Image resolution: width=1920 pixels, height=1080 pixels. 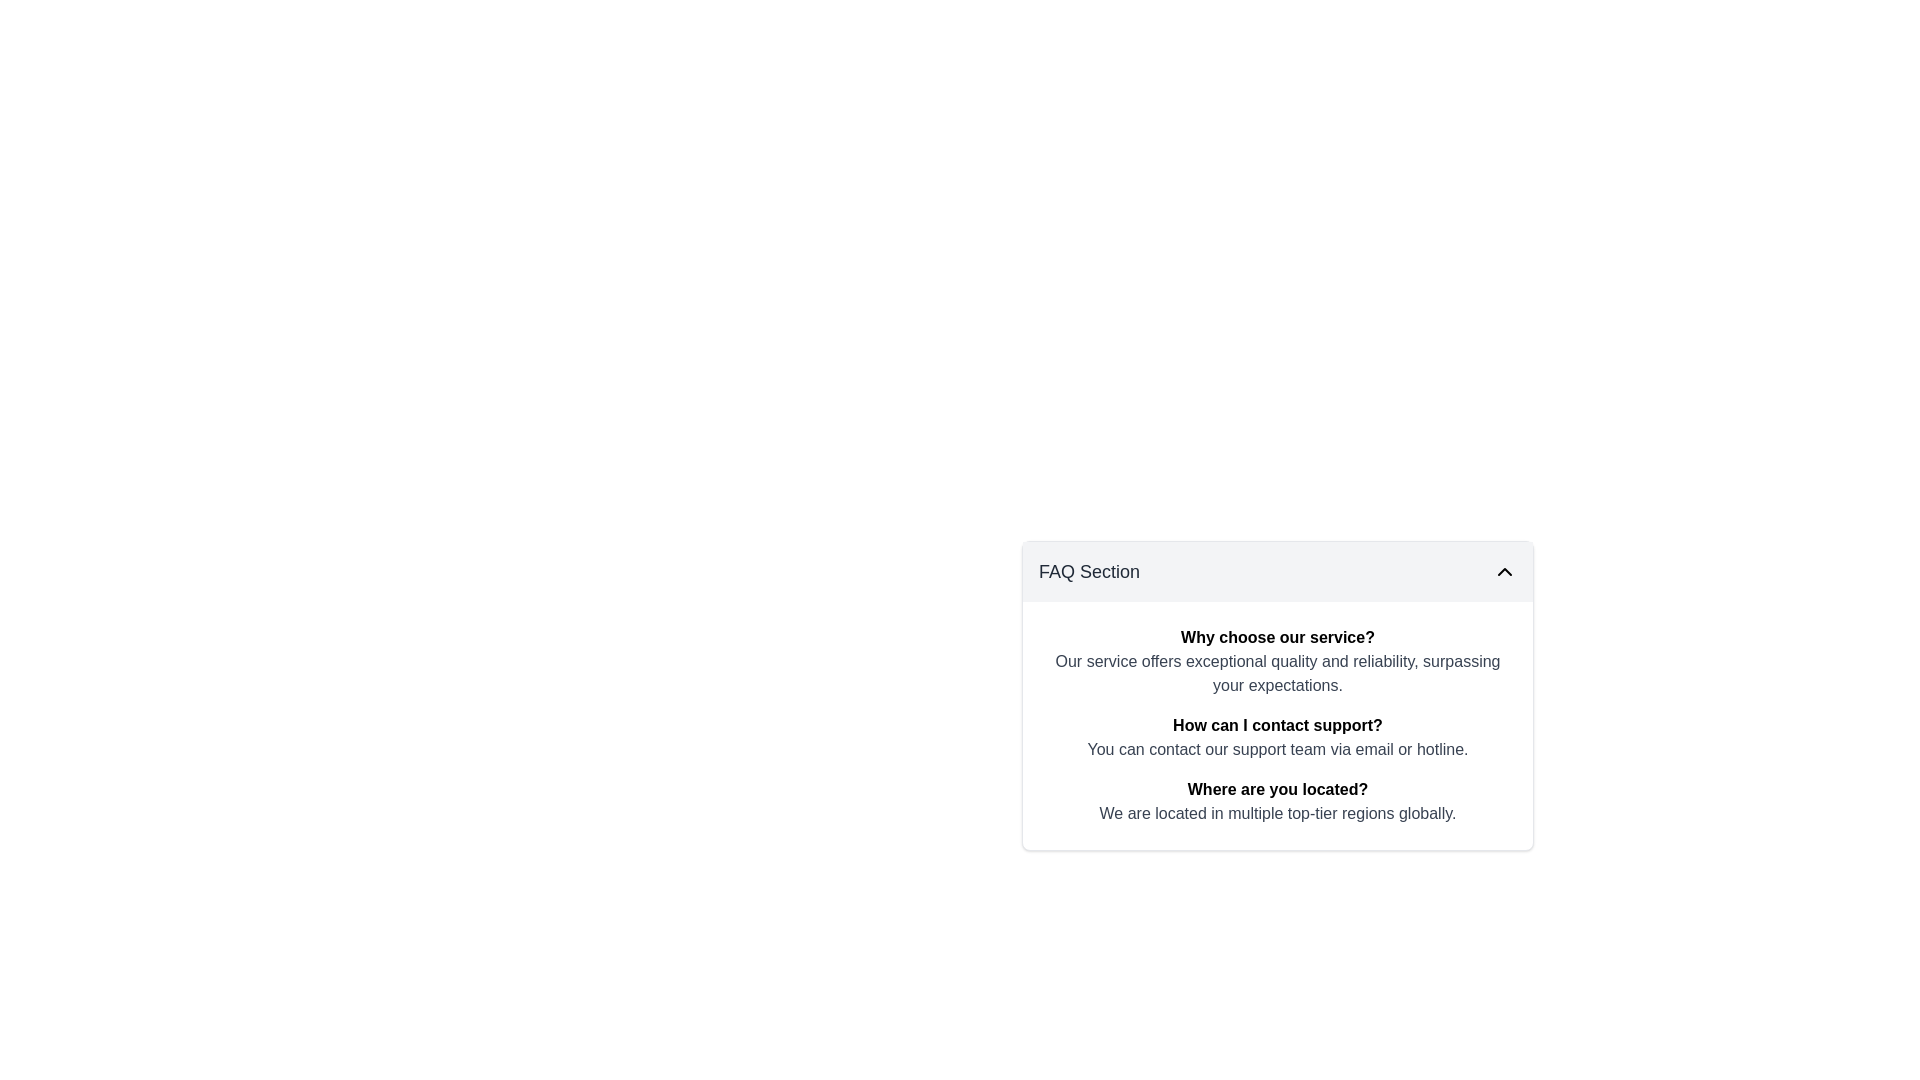 What do you see at coordinates (1276, 674) in the screenshot?
I see `text block styled in gray located directly below the bold heading 'Why choose our service?' in the FAQ section` at bounding box center [1276, 674].